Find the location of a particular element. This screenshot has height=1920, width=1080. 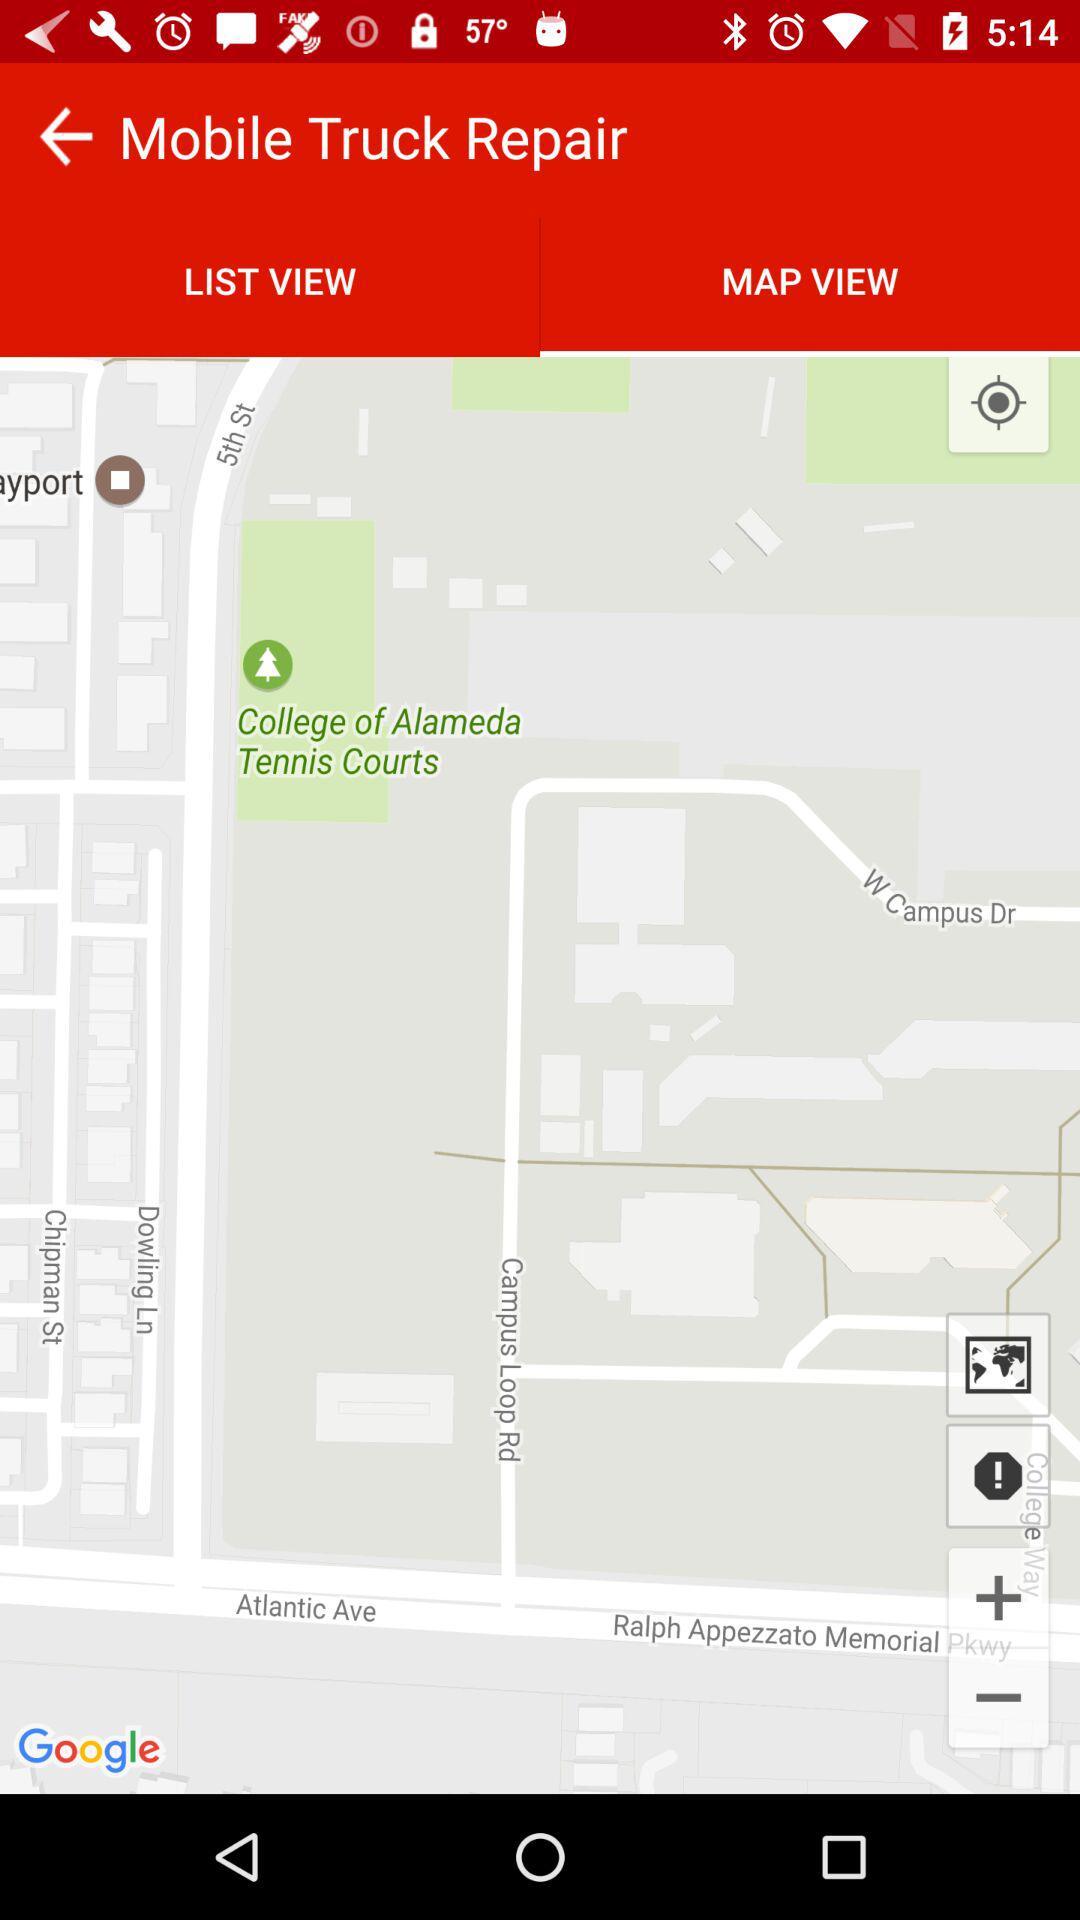

list view is located at coordinates (270, 279).